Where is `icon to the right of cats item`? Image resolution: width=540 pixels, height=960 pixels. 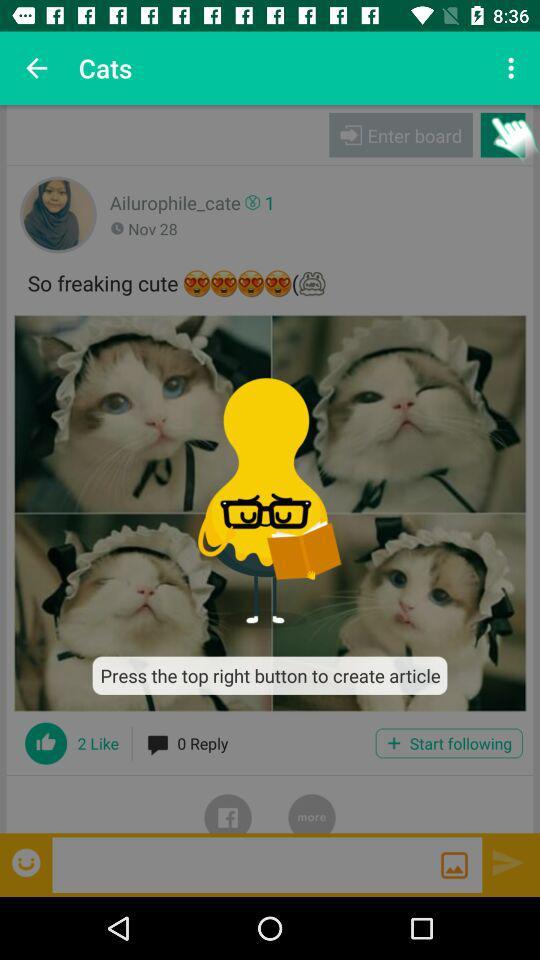
icon to the right of cats item is located at coordinates (513, 68).